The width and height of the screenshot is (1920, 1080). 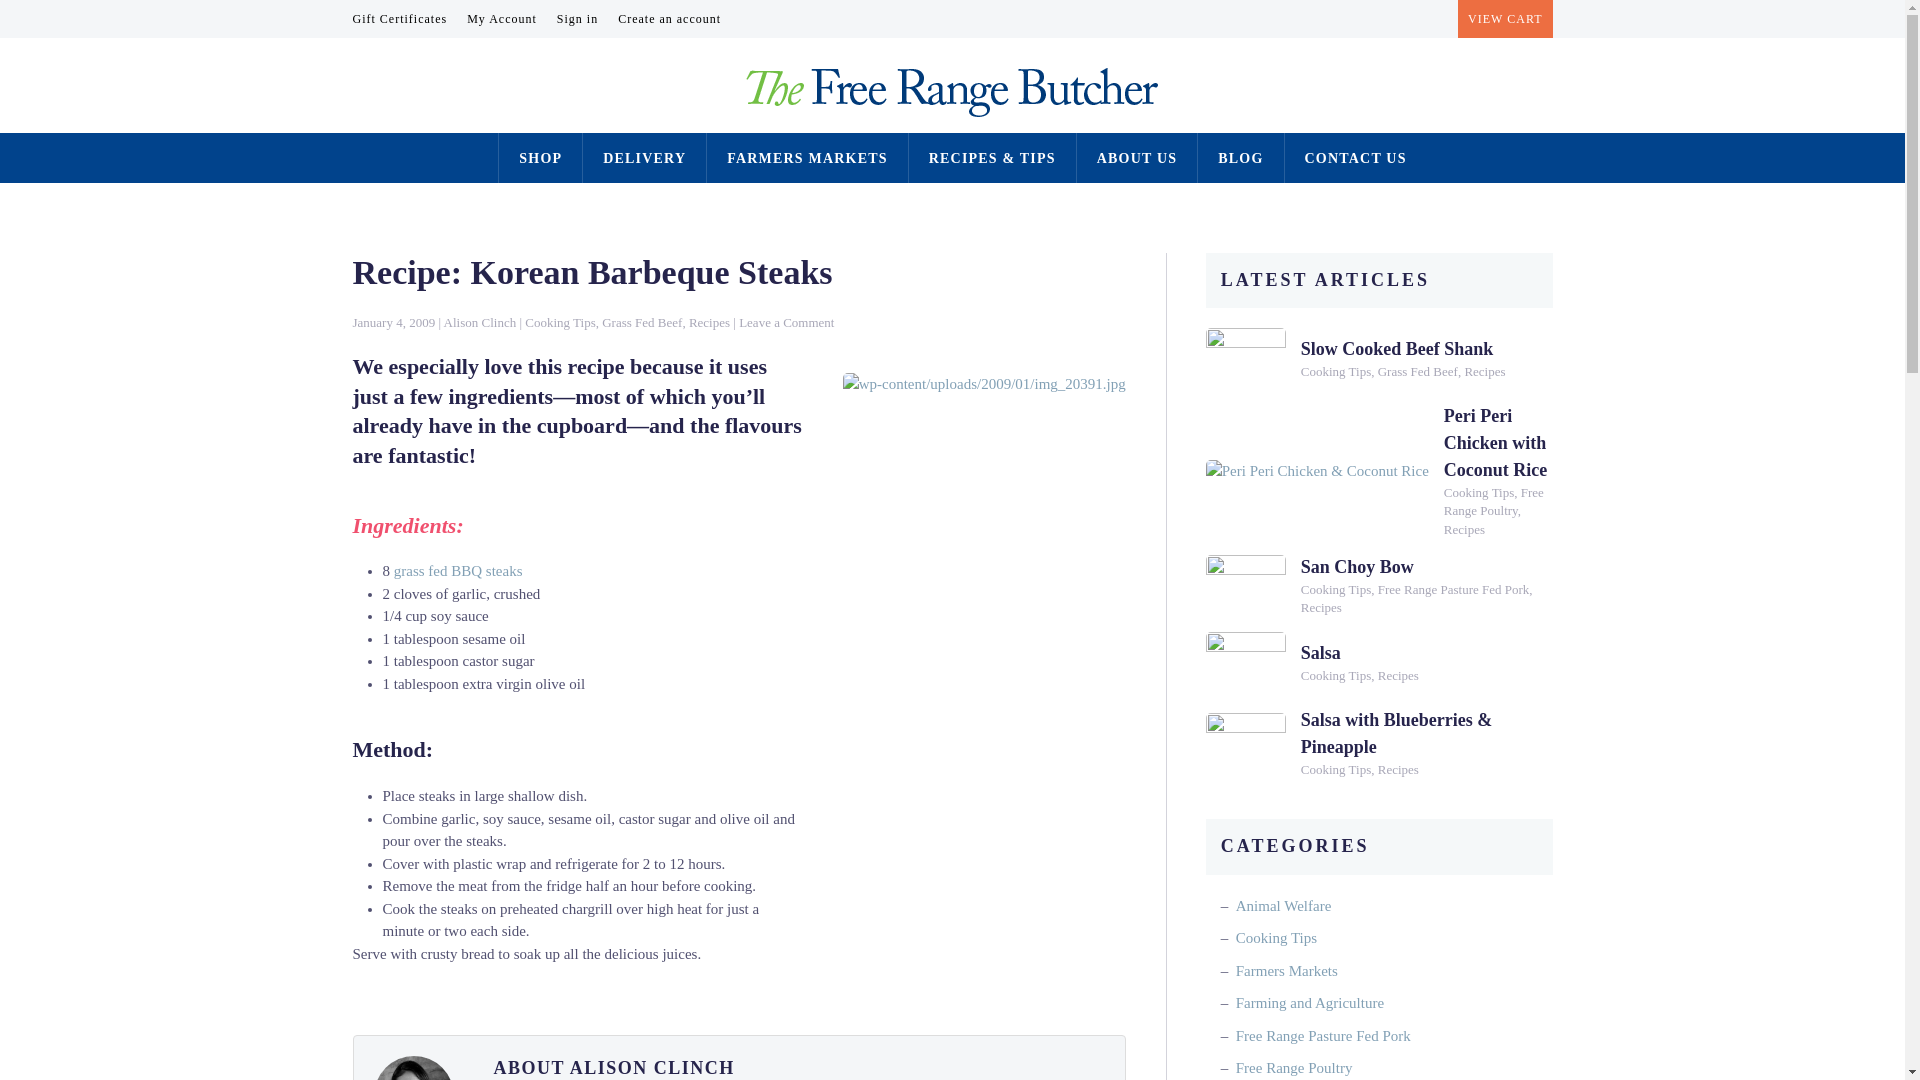 What do you see at coordinates (1310, 1002) in the screenshot?
I see `'Farming and Agriculture'` at bounding box center [1310, 1002].